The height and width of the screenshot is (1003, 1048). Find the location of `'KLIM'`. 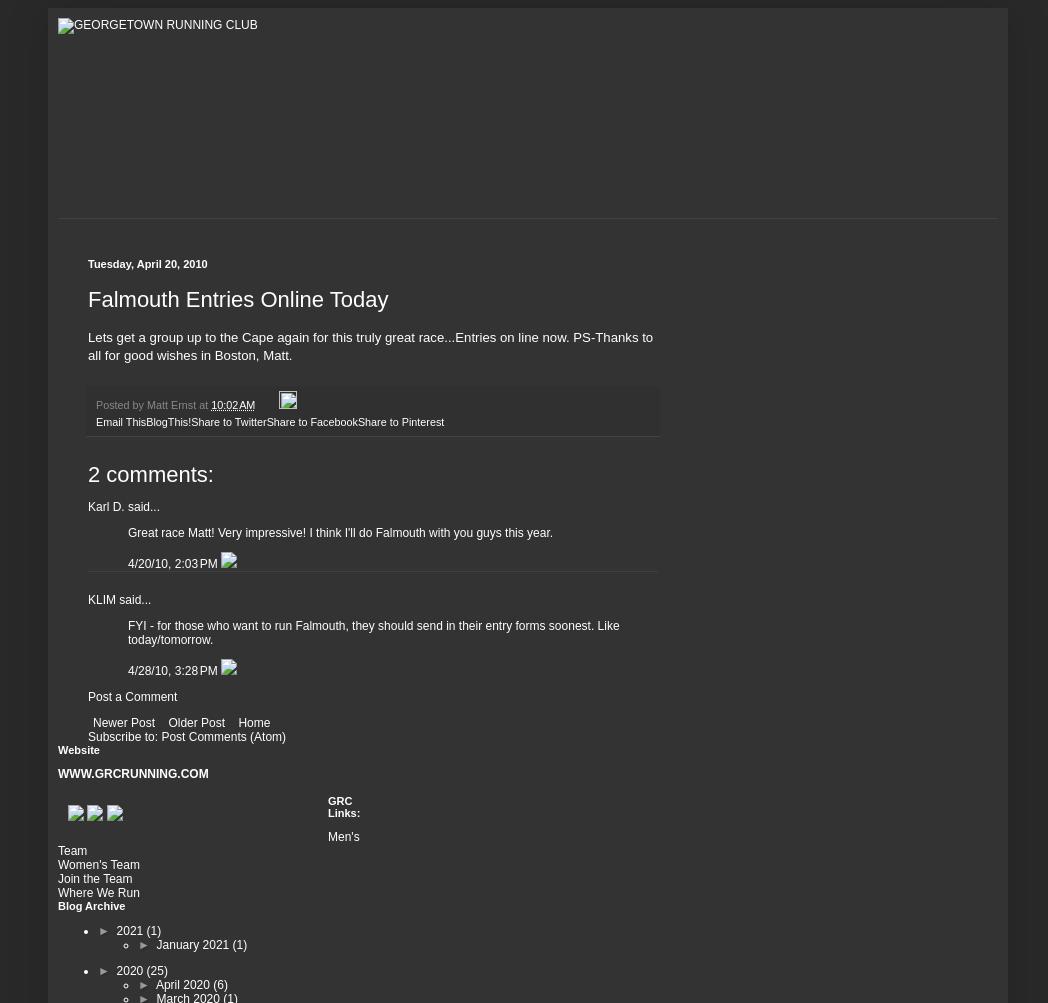

'KLIM' is located at coordinates (100, 597).